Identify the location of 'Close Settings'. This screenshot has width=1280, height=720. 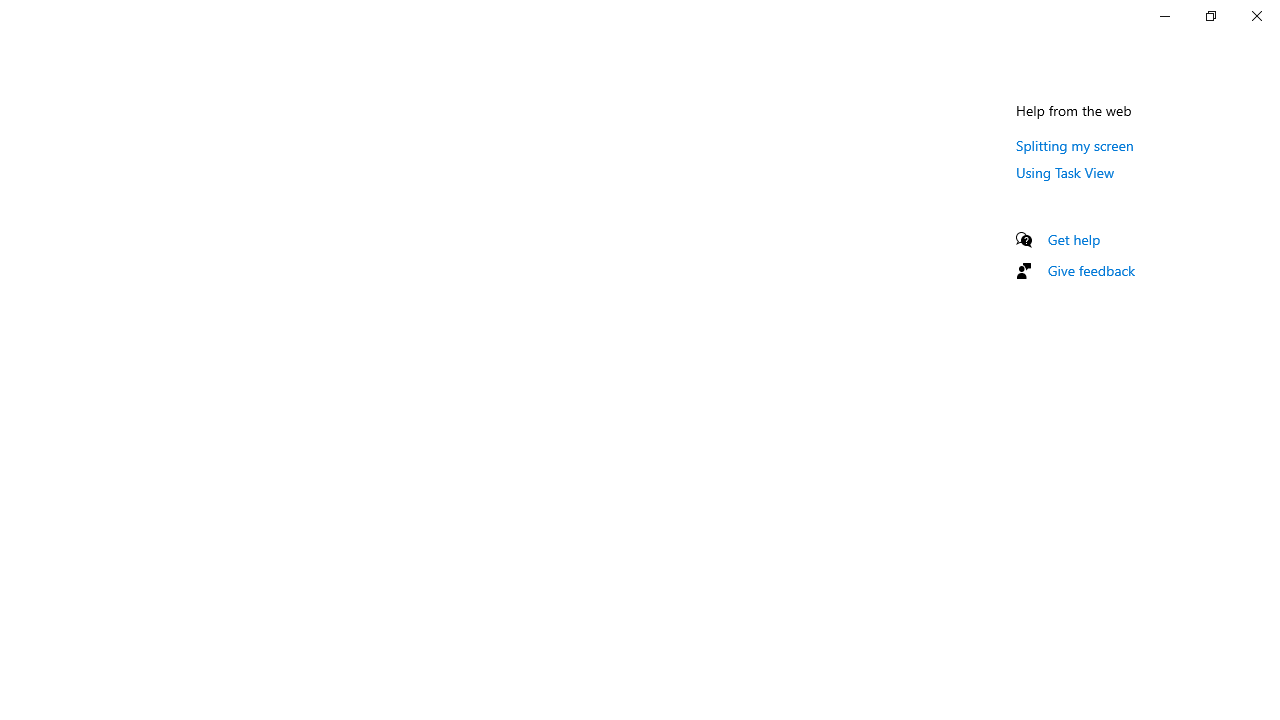
(1255, 15).